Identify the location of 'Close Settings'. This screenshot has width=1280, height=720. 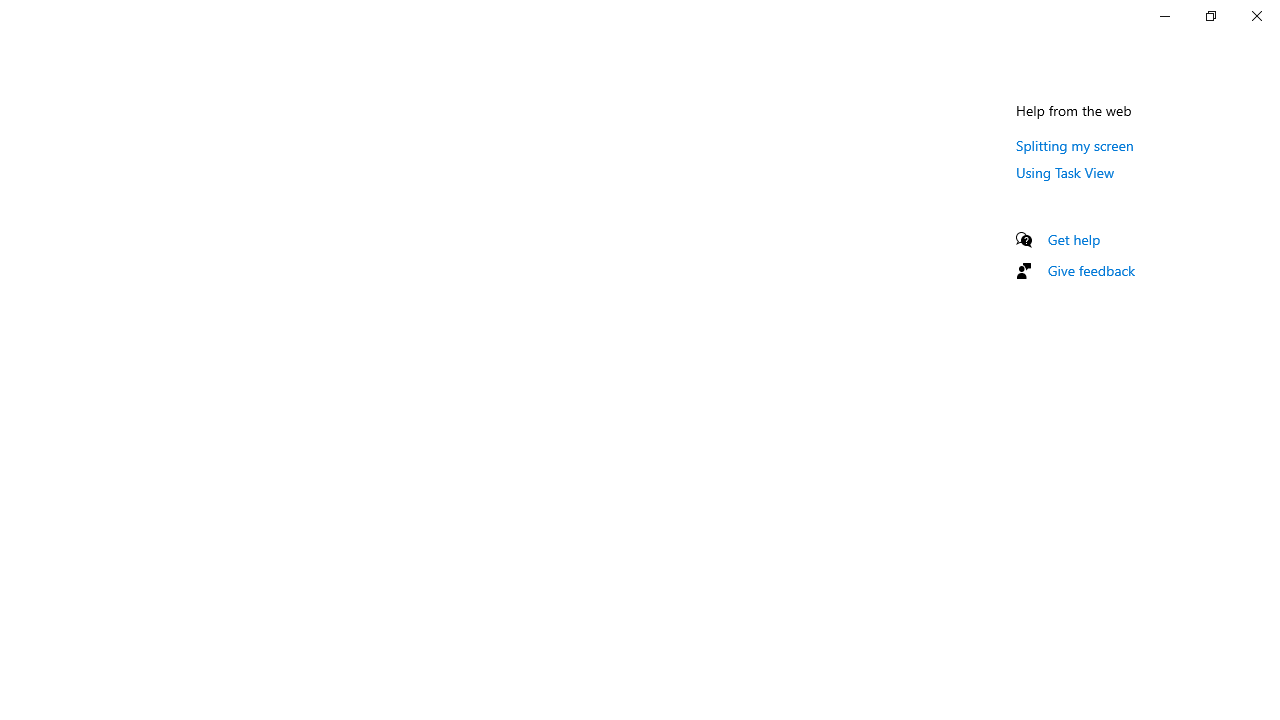
(1255, 15).